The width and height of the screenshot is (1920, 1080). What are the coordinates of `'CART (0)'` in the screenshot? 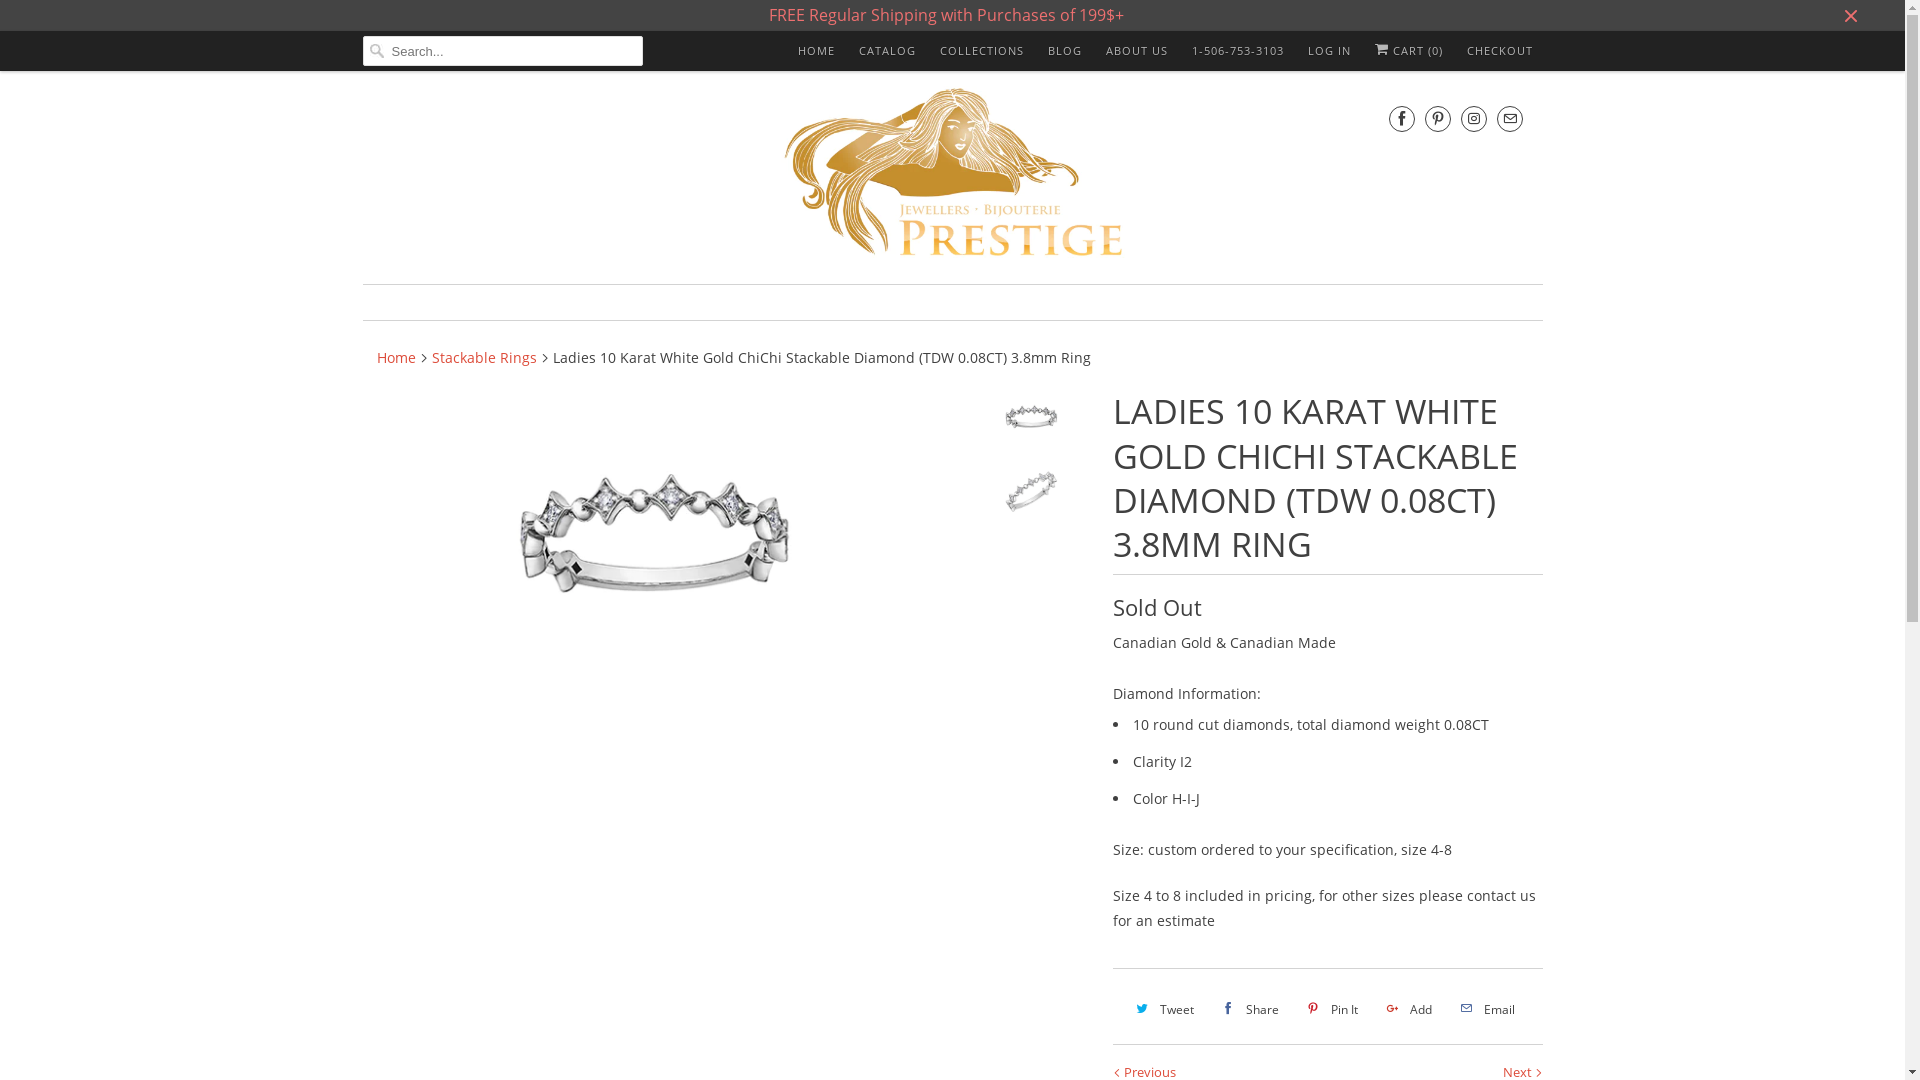 It's located at (1406, 49).